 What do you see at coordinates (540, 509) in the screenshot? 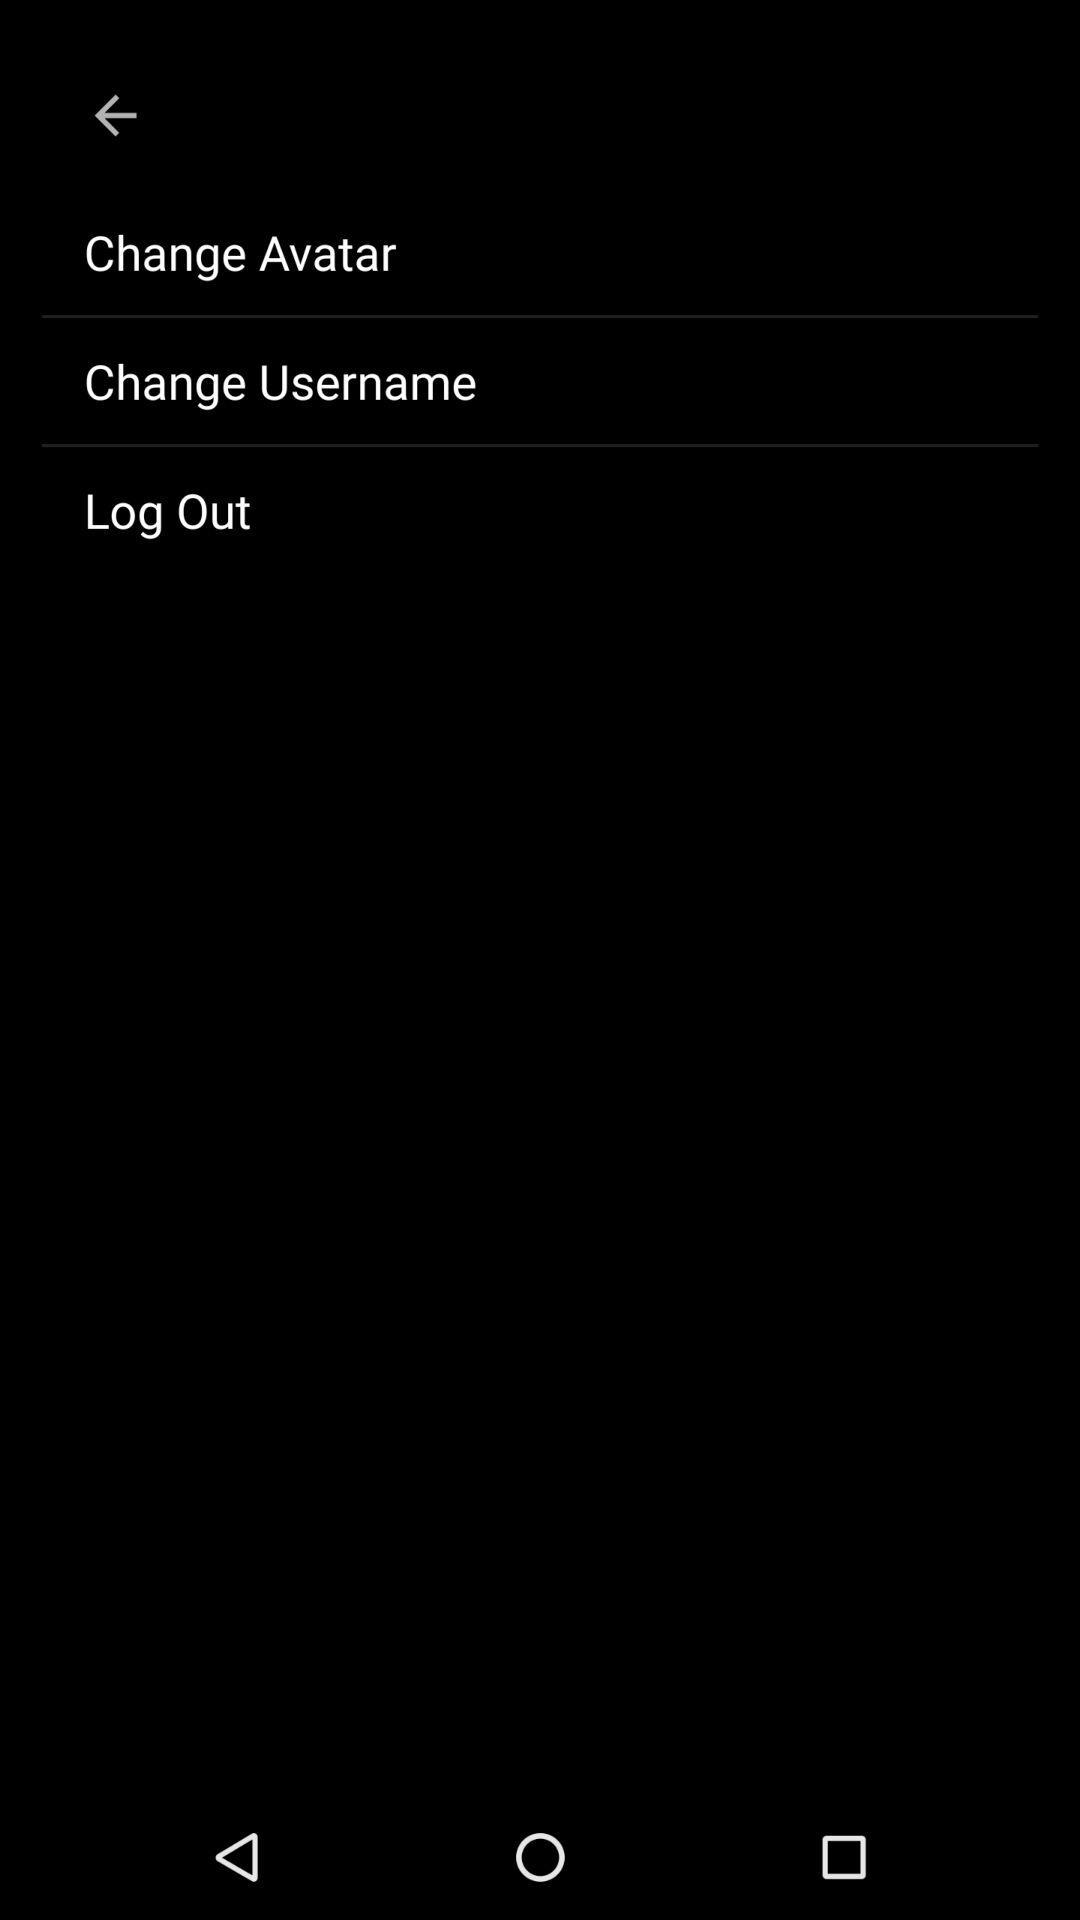
I see `the log out` at bounding box center [540, 509].